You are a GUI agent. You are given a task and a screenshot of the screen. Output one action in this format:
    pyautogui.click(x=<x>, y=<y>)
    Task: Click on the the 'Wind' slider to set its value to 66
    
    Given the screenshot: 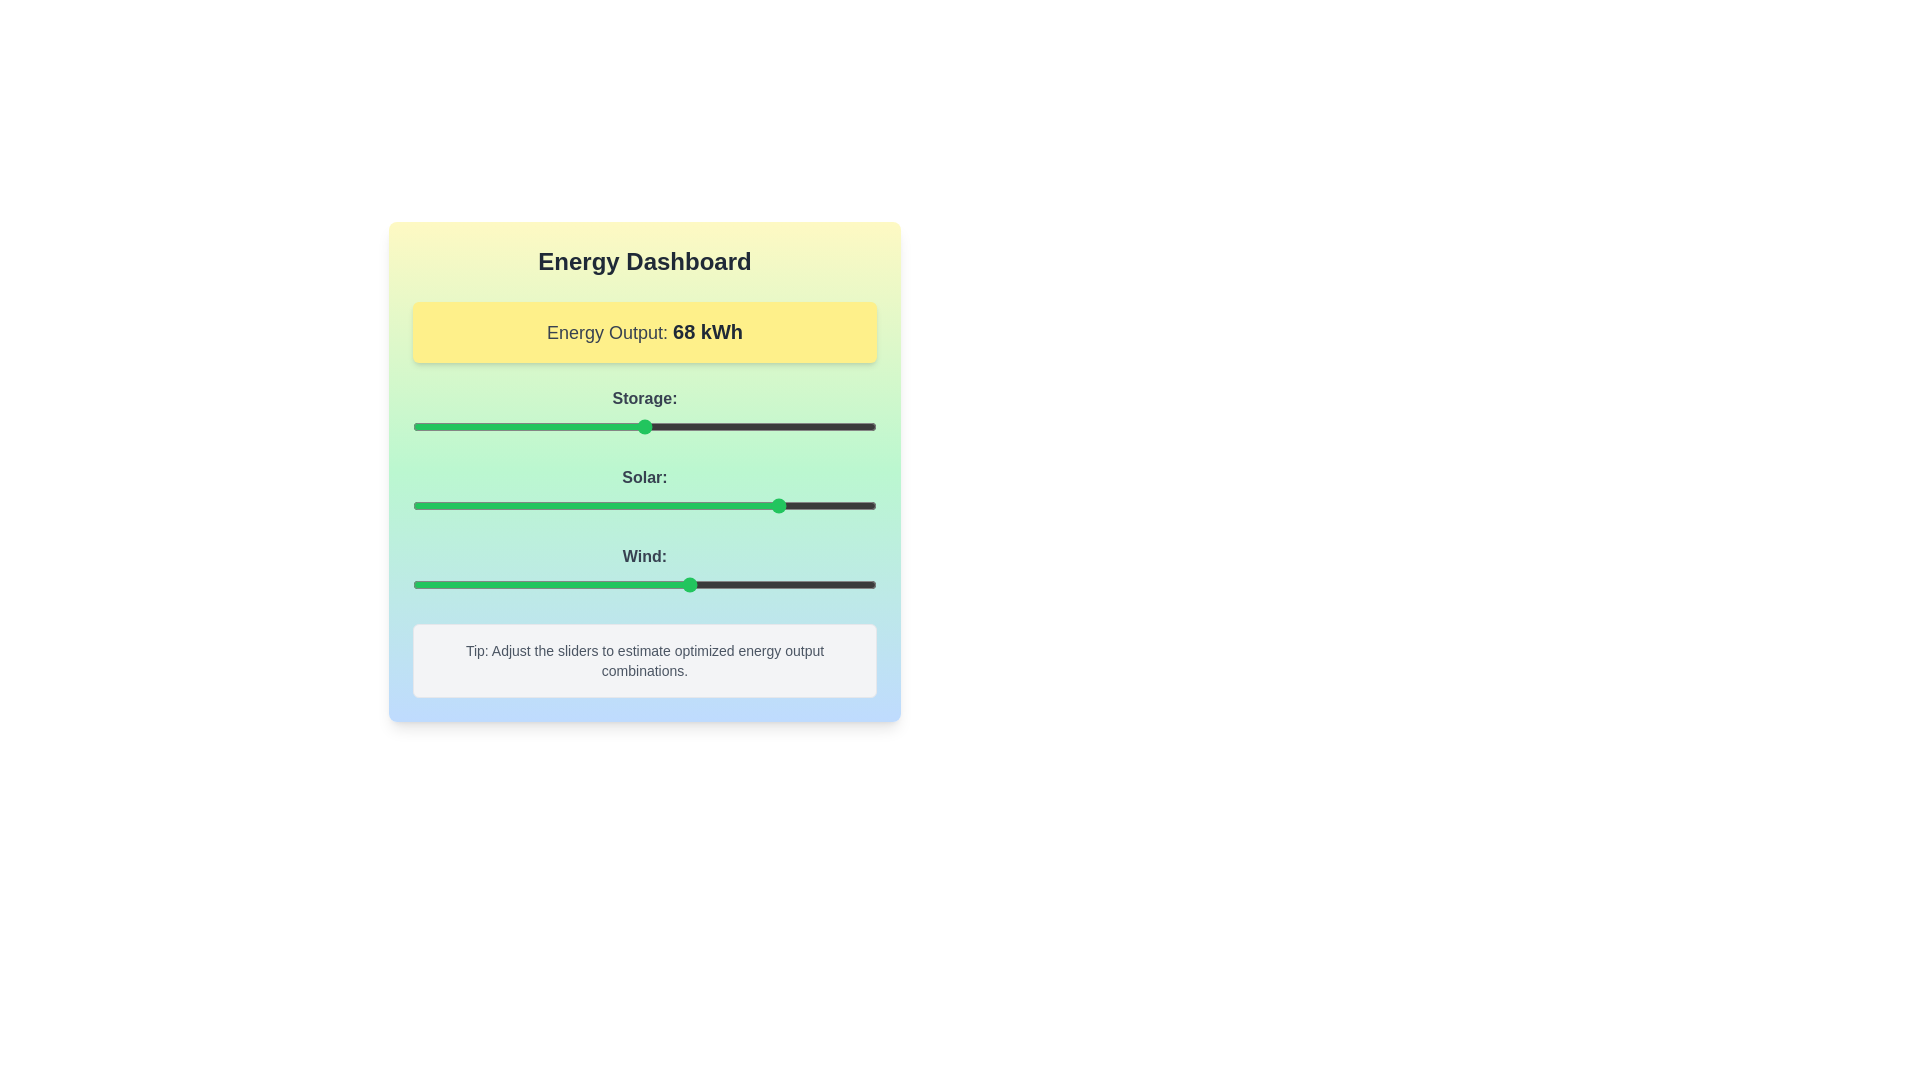 What is the action you would take?
    pyautogui.click(x=719, y=585)
    